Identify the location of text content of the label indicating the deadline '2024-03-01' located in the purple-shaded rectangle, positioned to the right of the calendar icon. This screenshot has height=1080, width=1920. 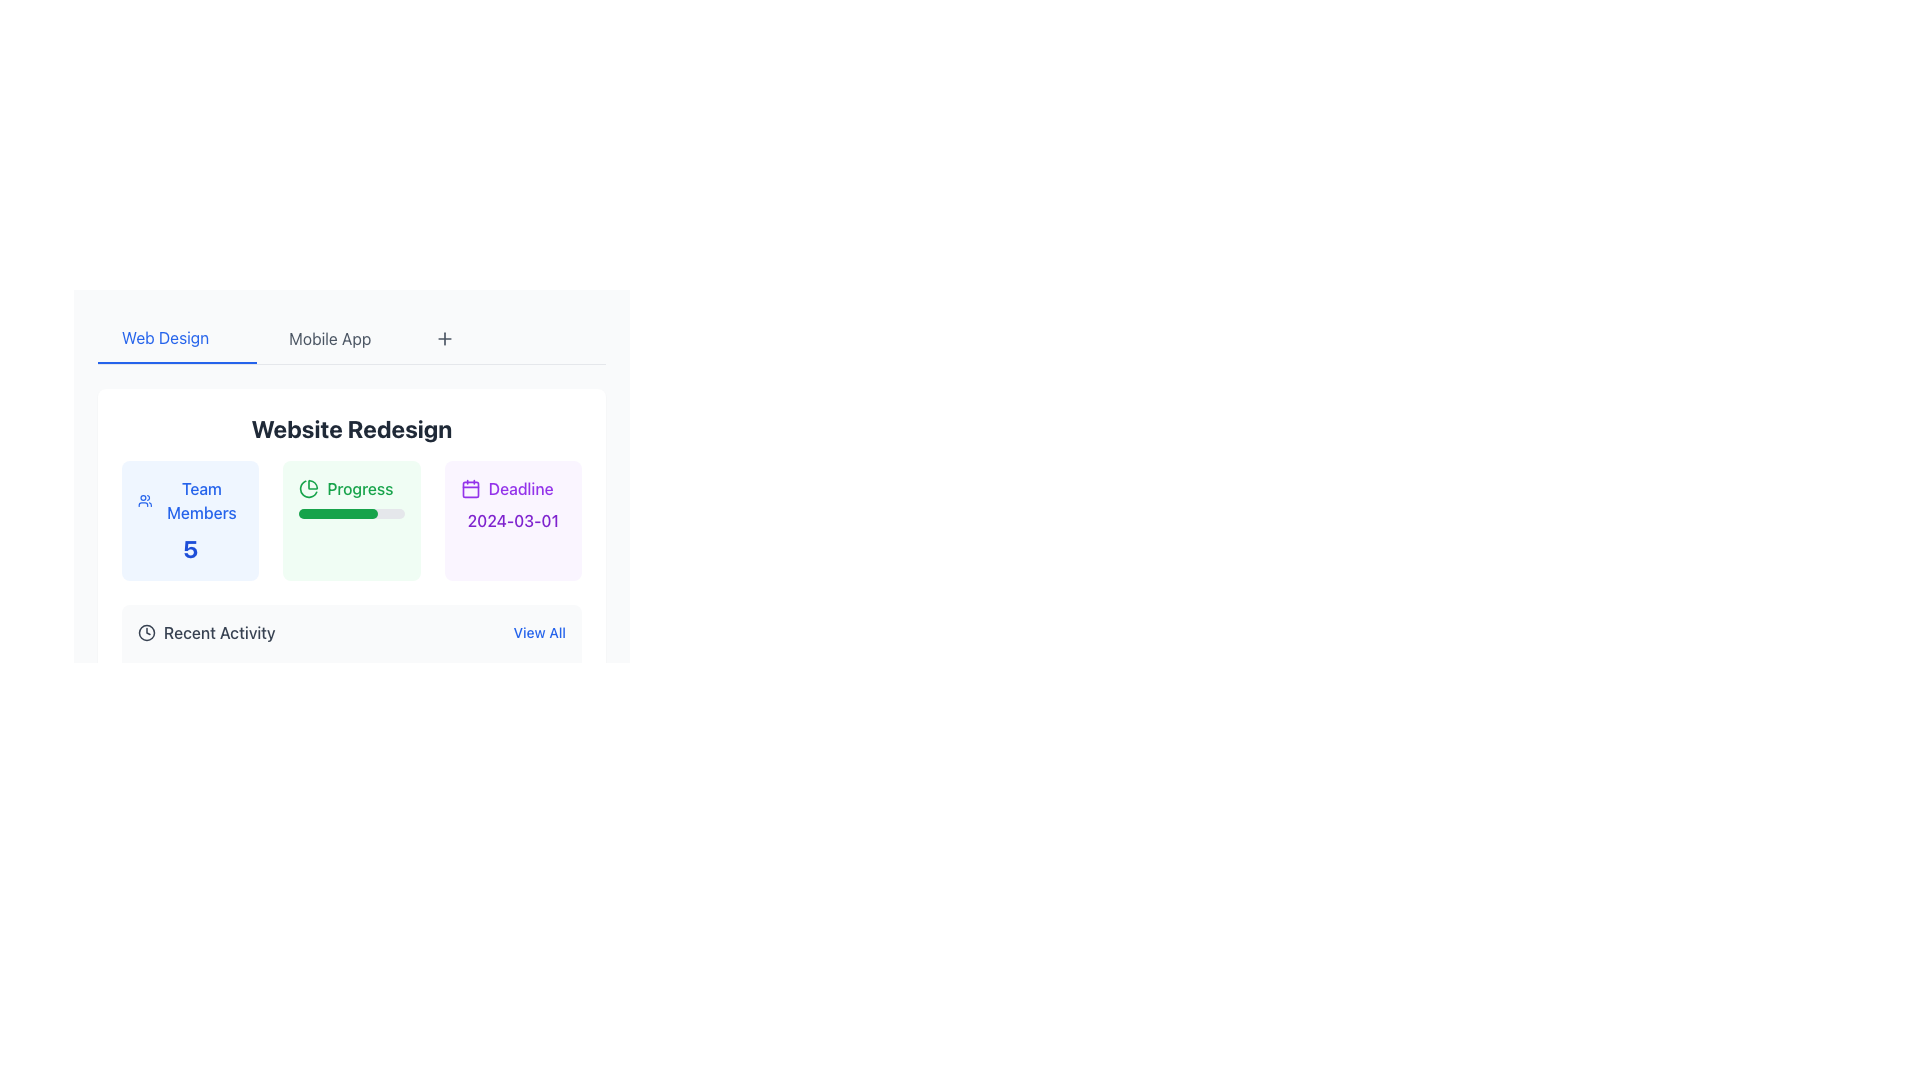
(513, 489).